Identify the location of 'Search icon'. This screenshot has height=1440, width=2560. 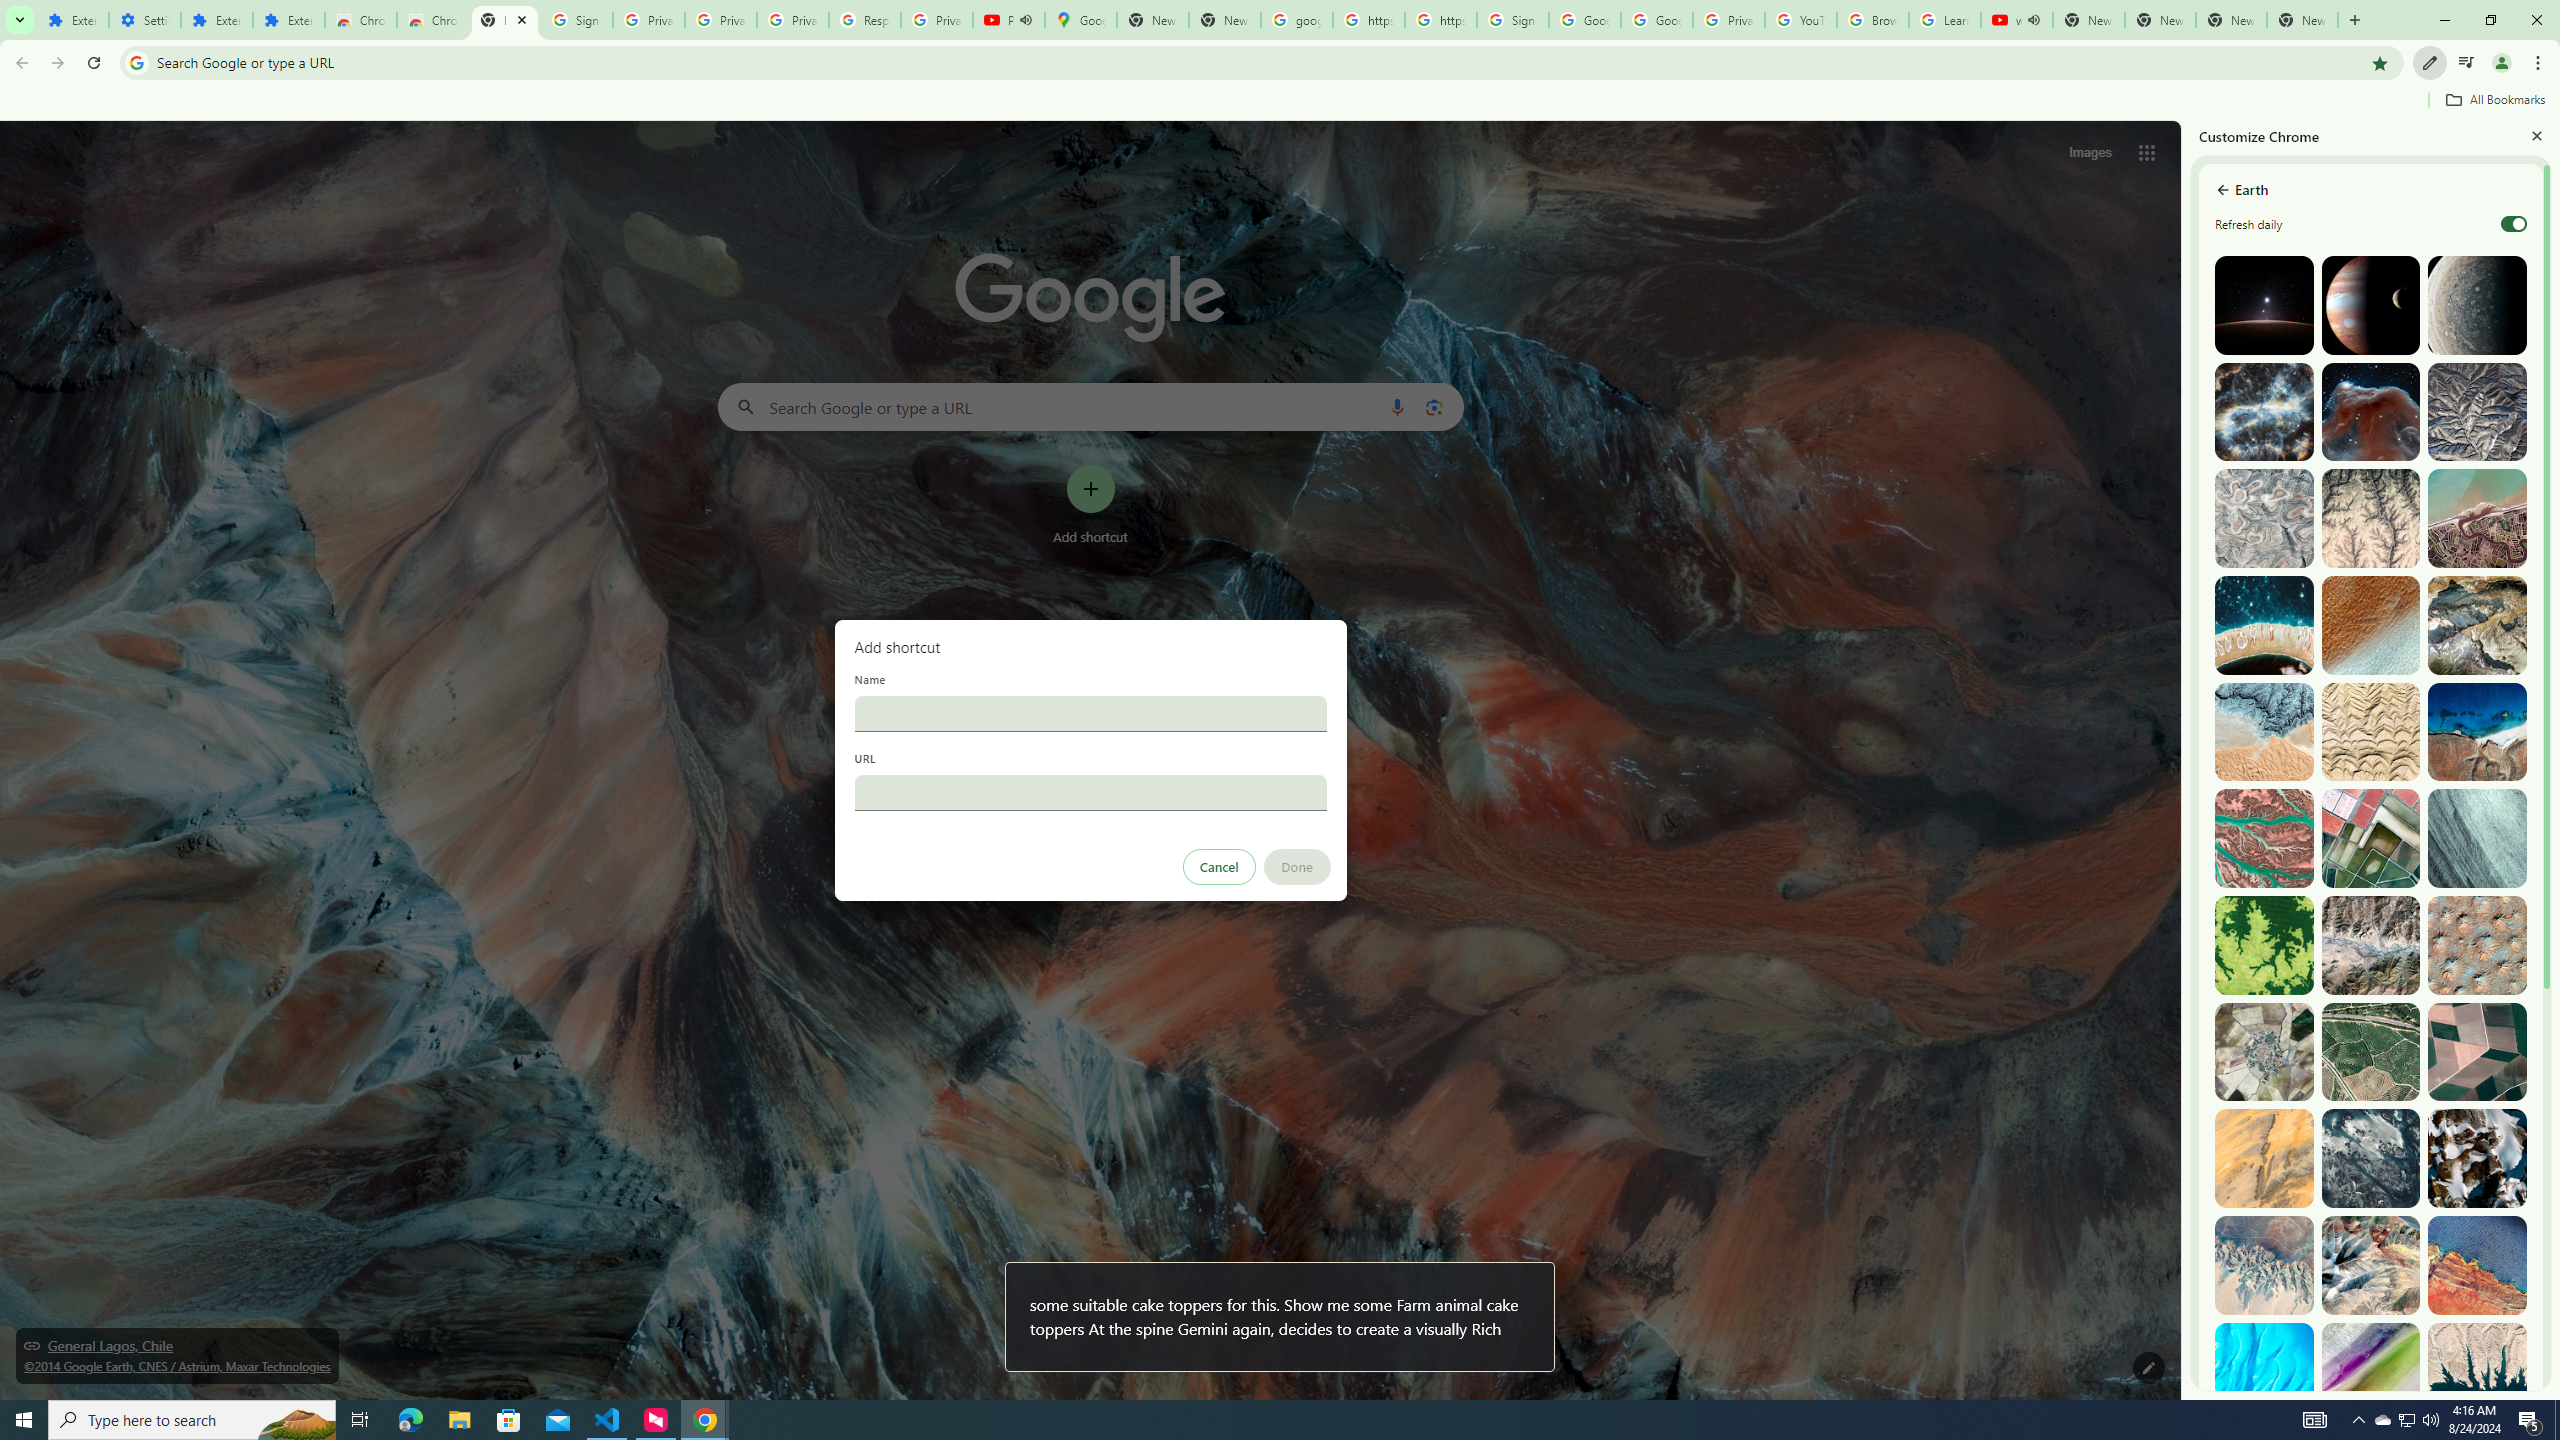
(135, 61).